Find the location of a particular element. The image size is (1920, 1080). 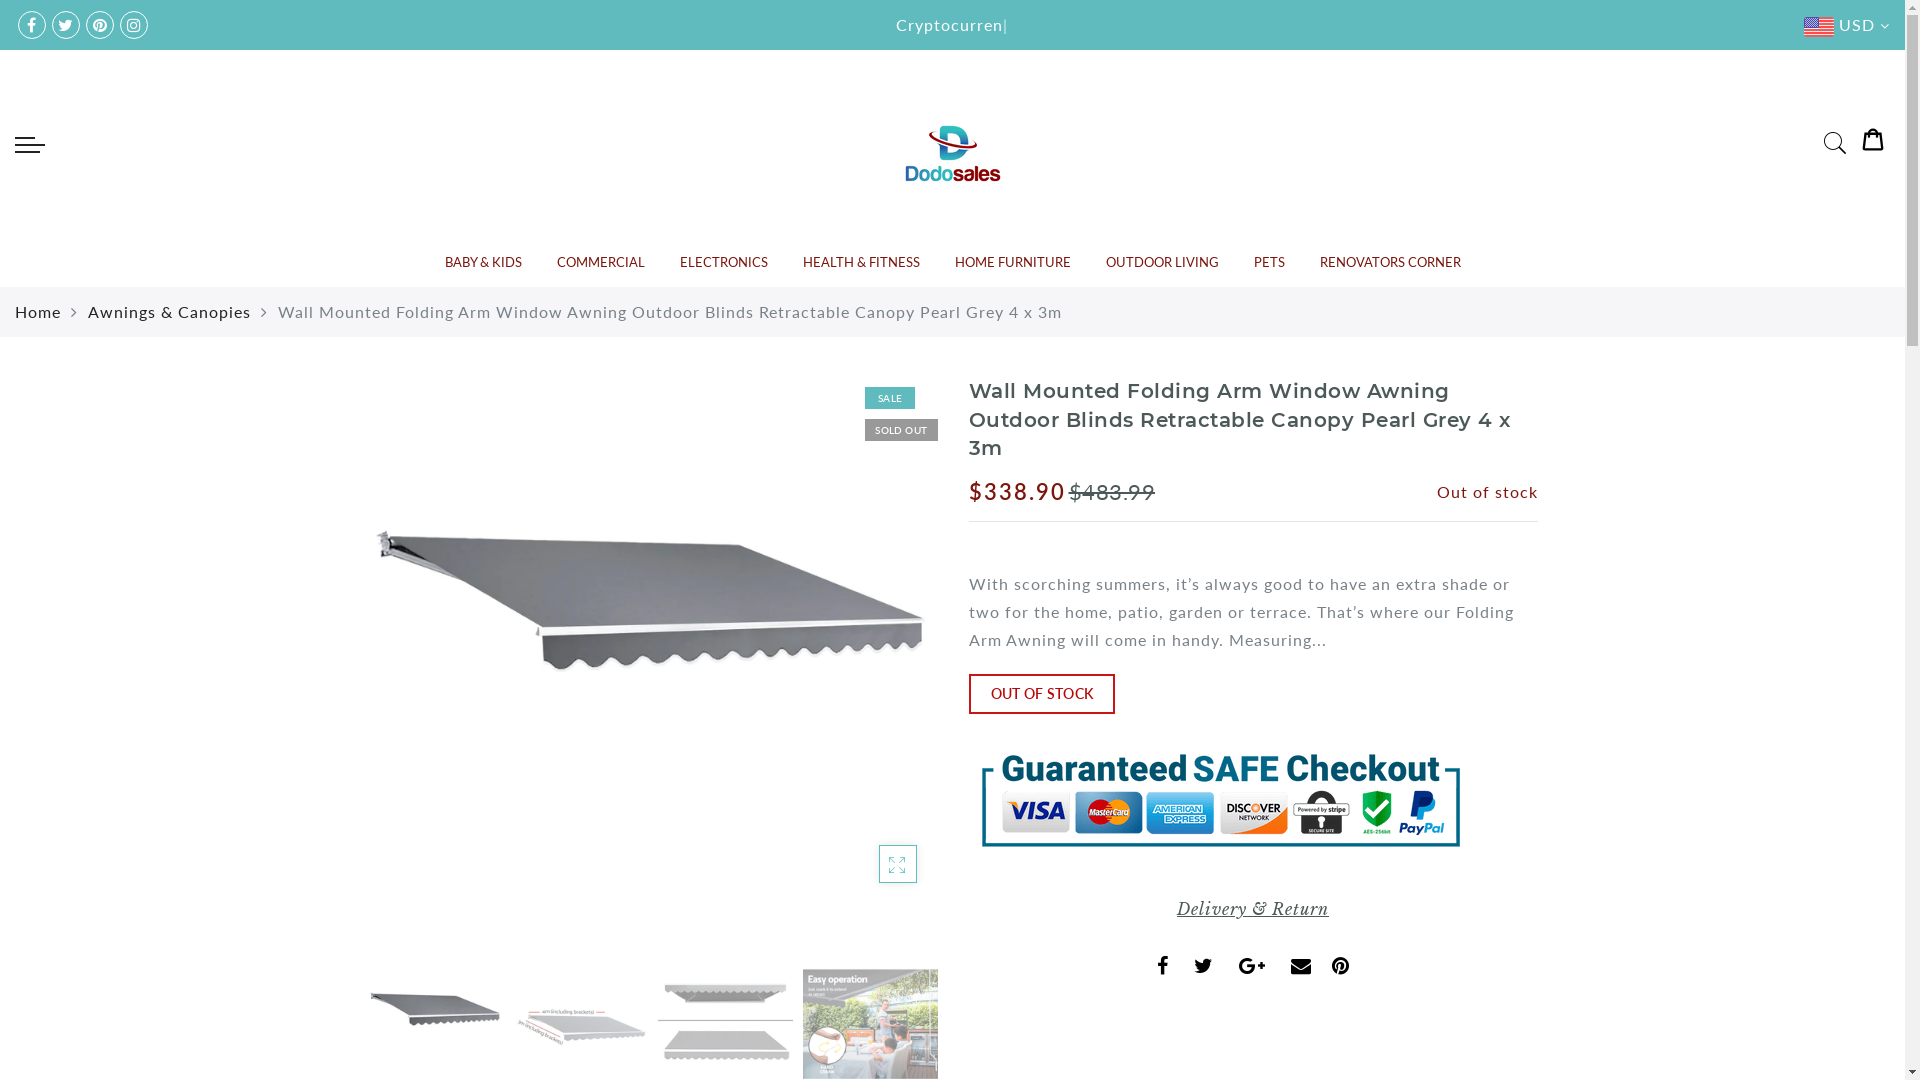

'Home' is located at coordinates (38, 311).